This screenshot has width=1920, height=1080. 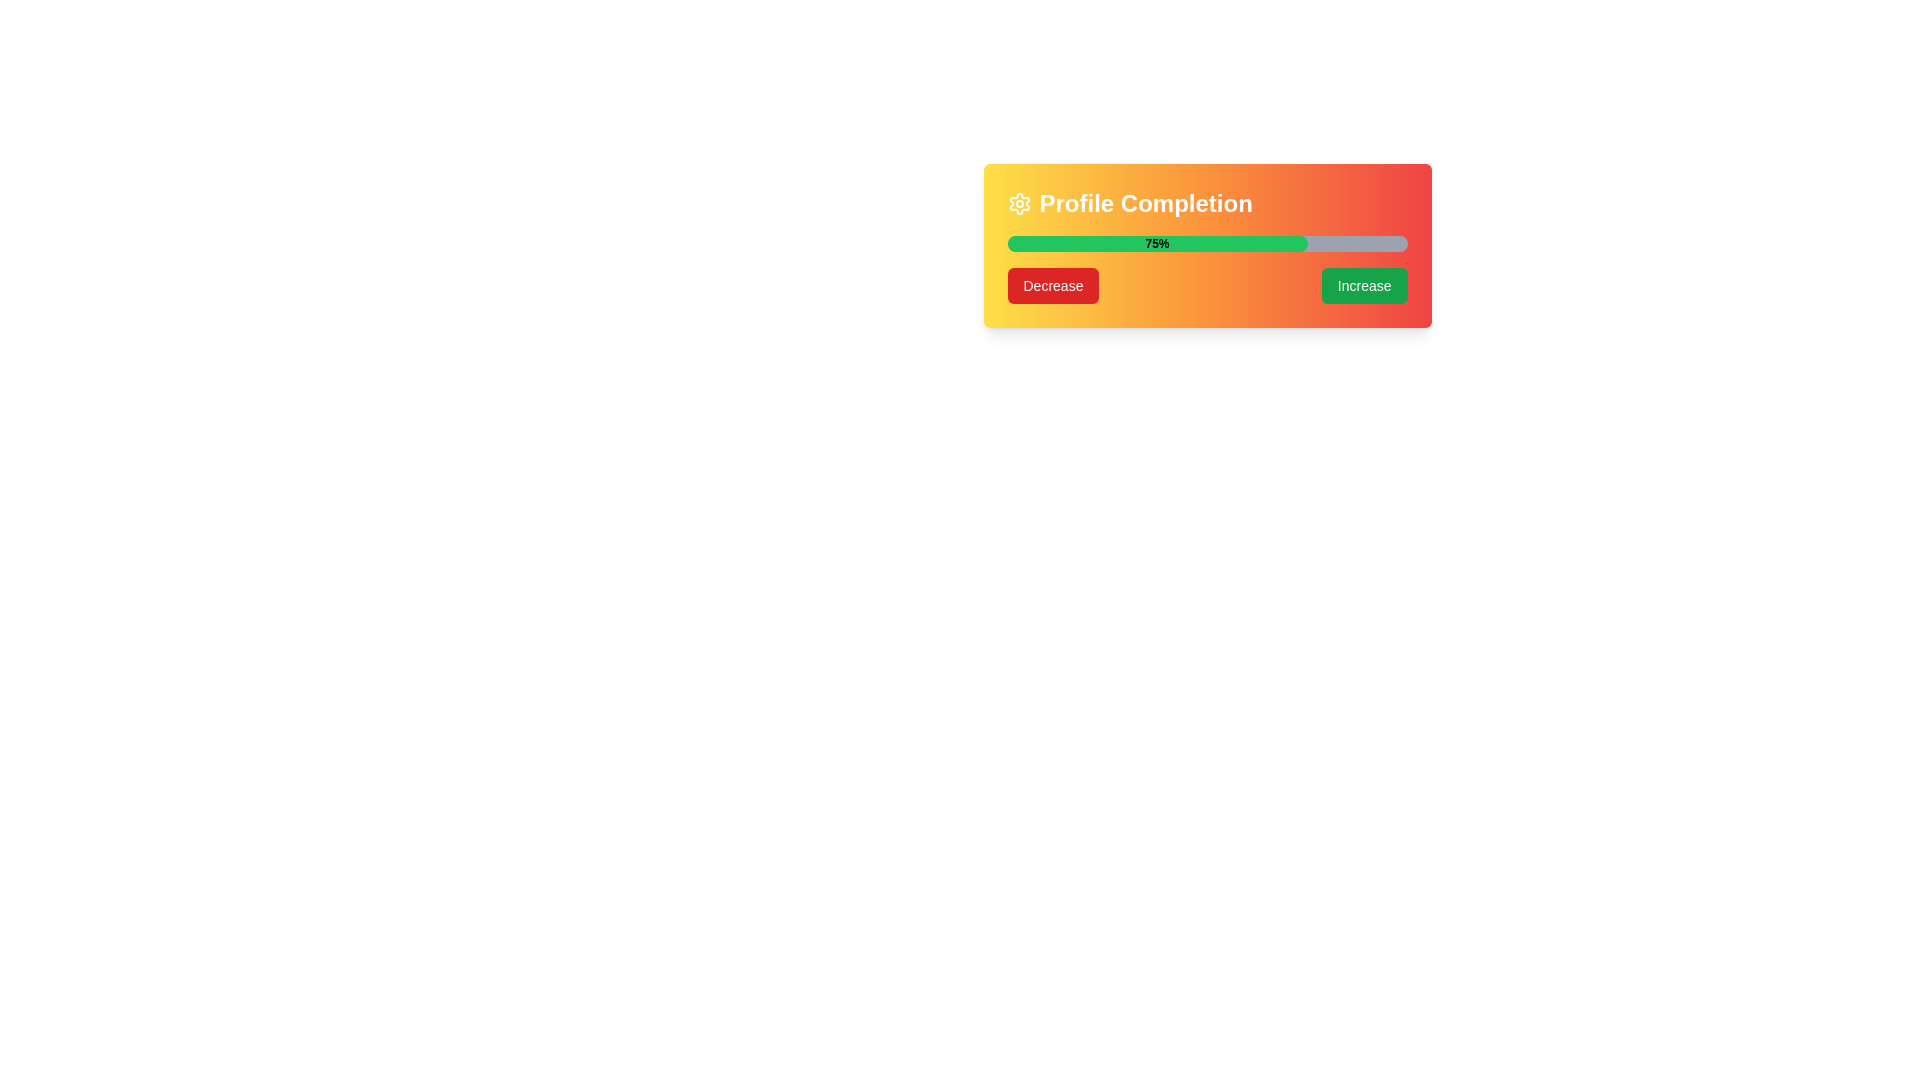 What do you see at coordinates (1052, 285) in the screenshot?
I see `the button located to the left of the 'Increase' button to decrease the profile completion percentage` at bounding box center [1052, 285].